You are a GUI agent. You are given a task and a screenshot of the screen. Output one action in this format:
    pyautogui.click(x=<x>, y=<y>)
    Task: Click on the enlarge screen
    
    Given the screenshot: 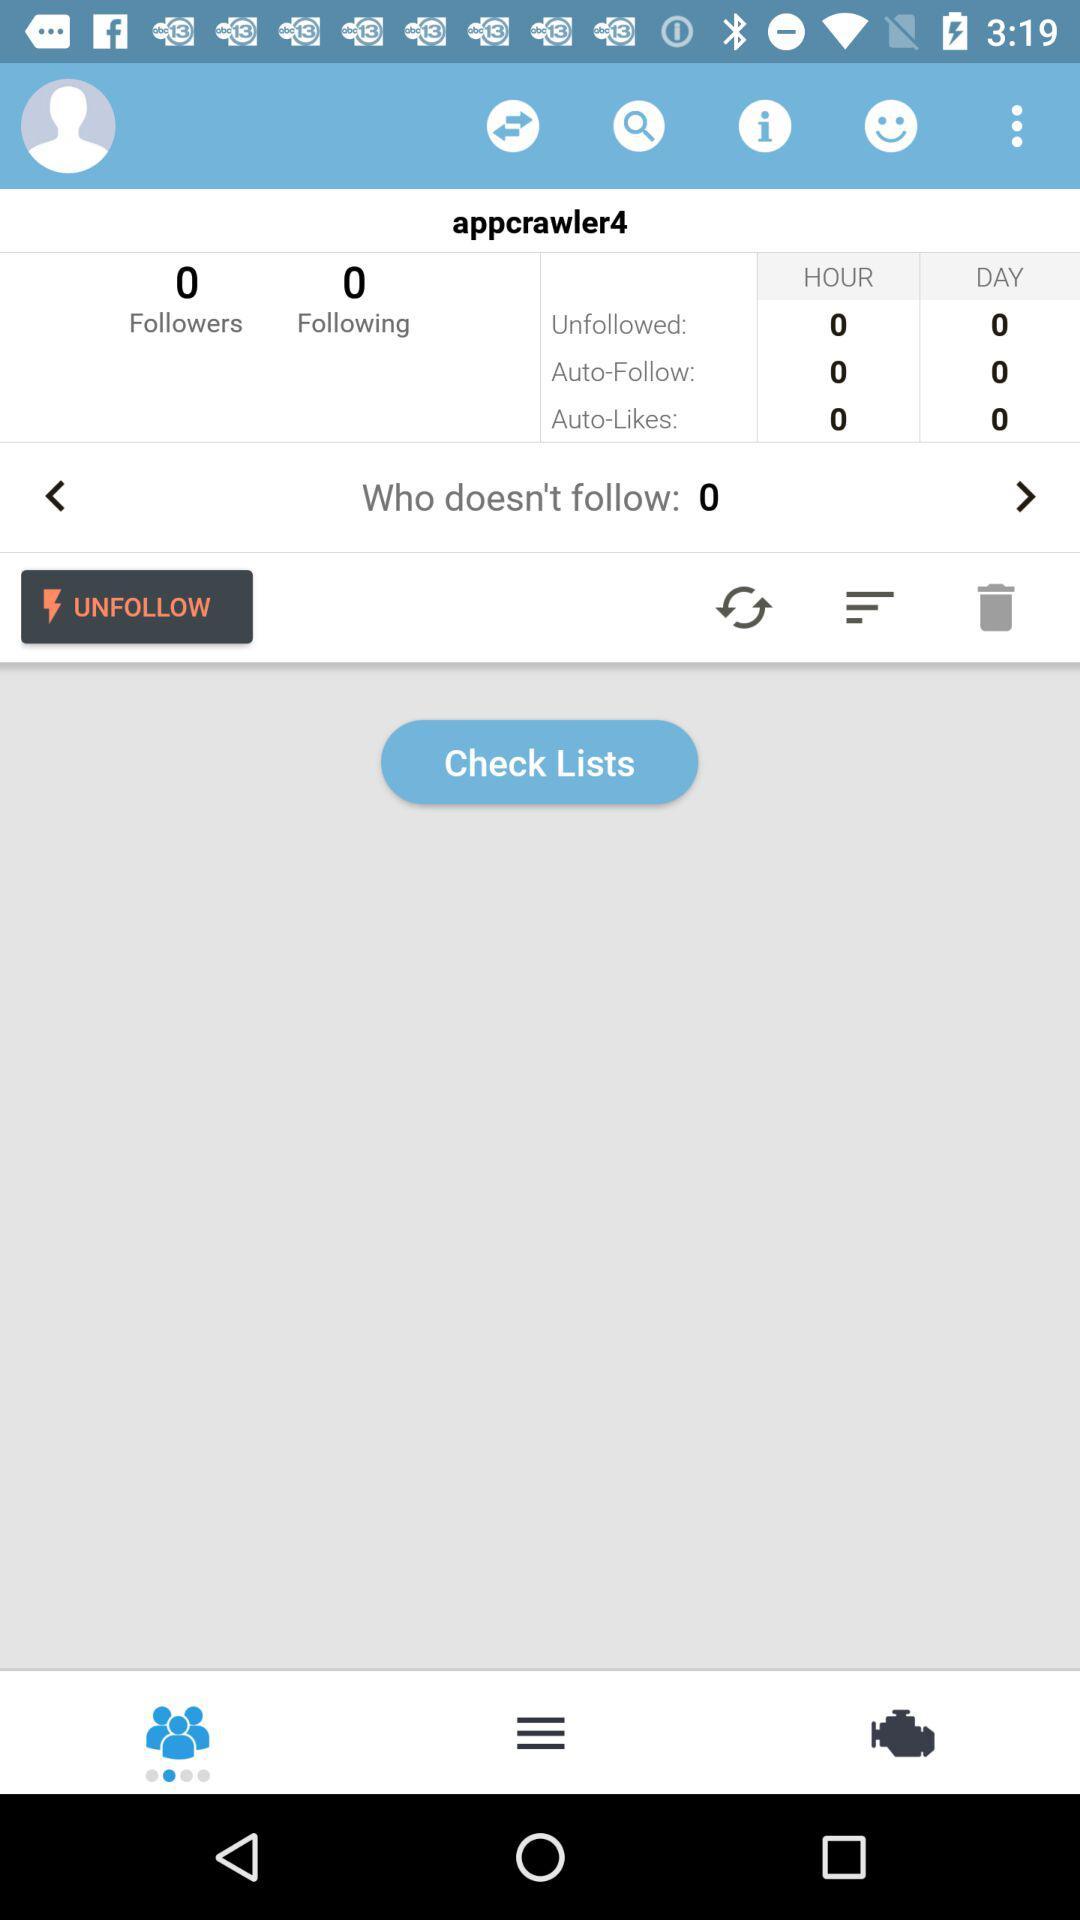 What is the action you would take?
    pyautogui.click(x=869, y=606)
    